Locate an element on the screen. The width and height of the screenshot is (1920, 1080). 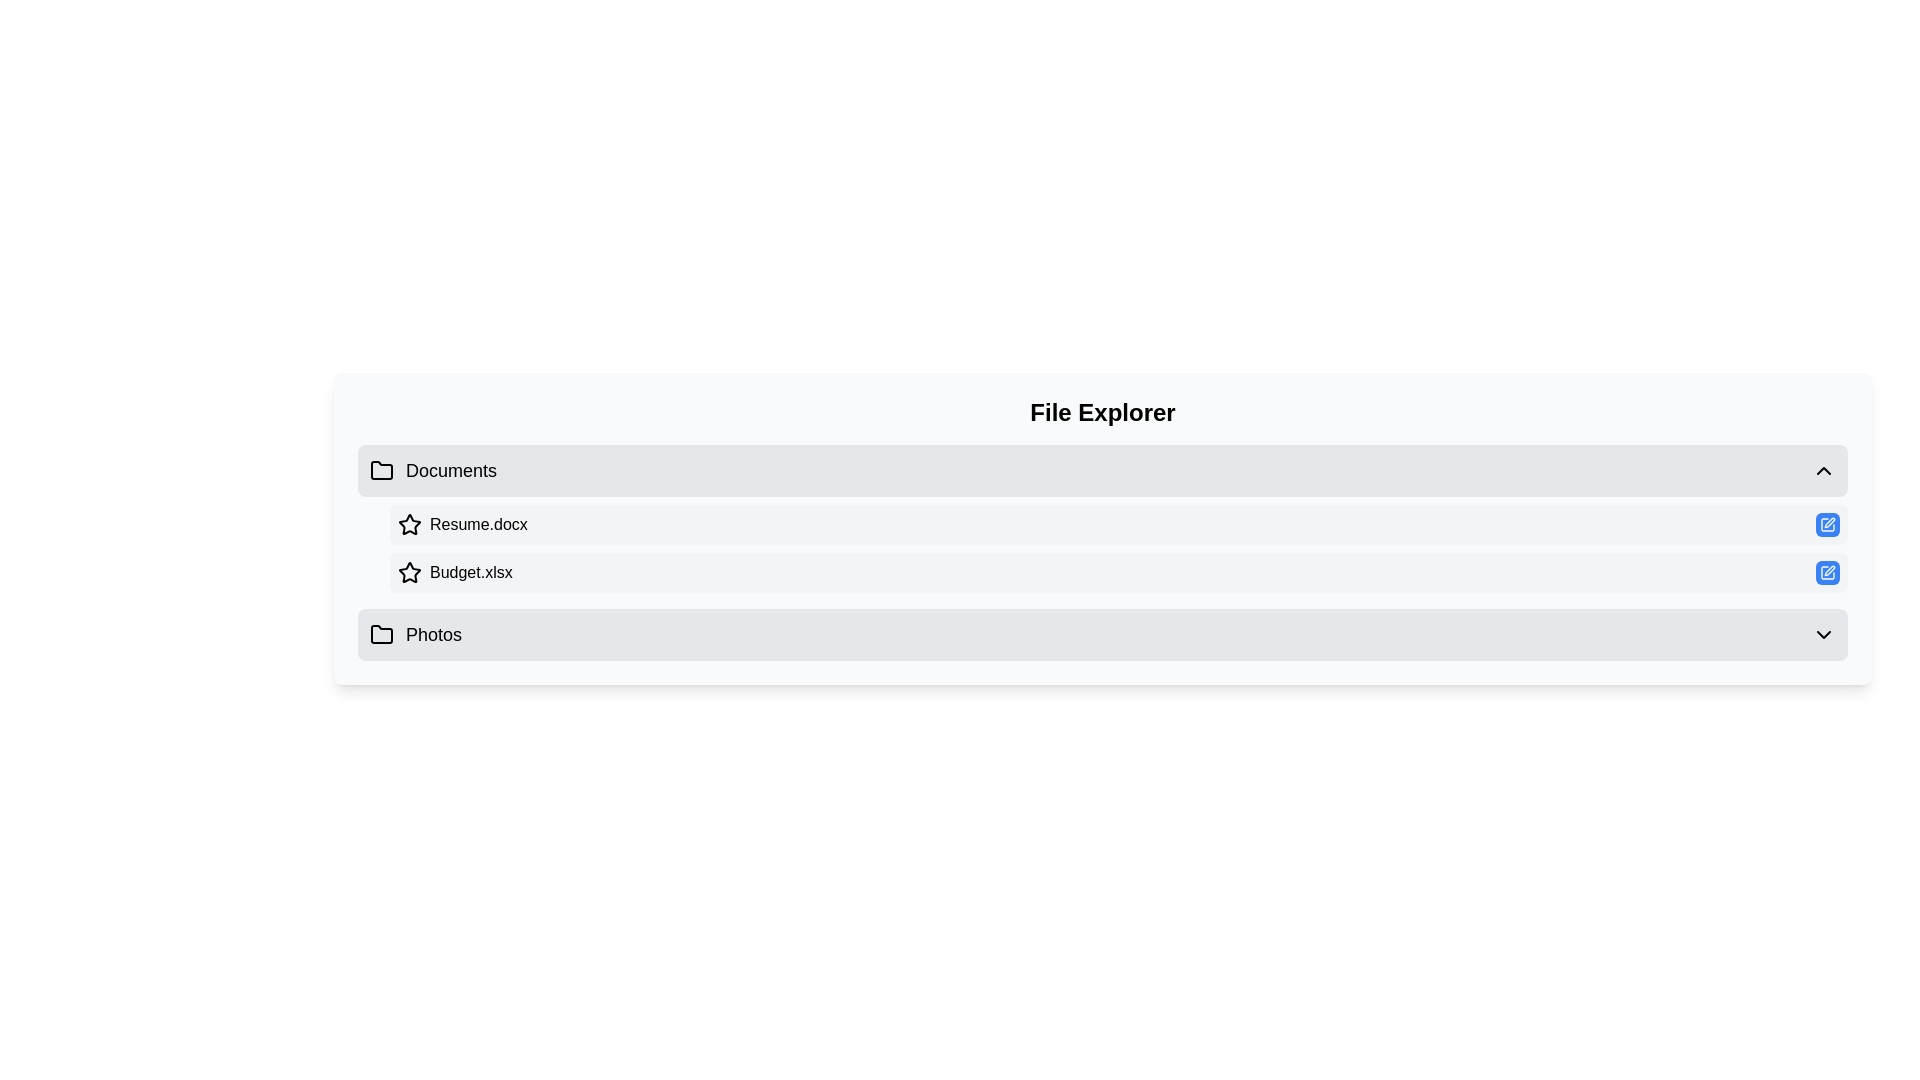
the blue button with a pen icon located is located at coordinates (1828, 523).